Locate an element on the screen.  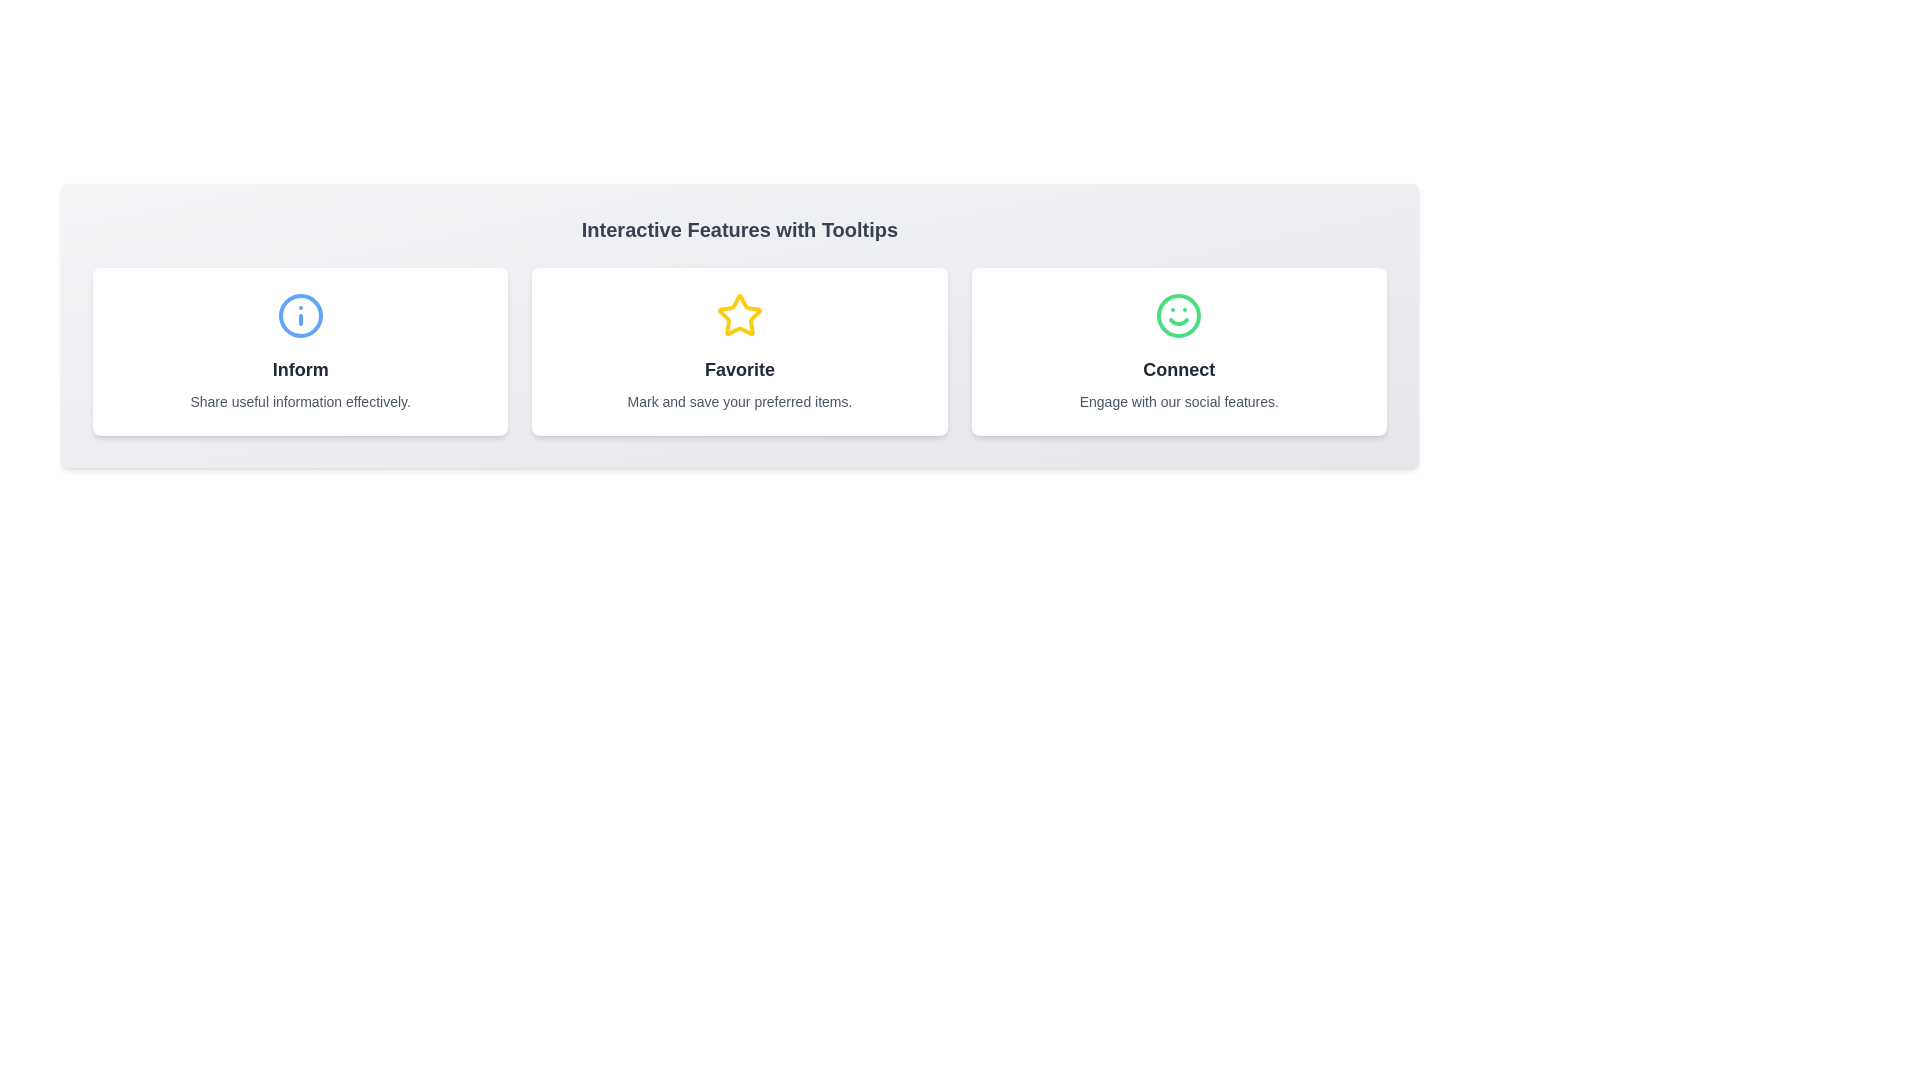
the green smiley face icon with a neutral expression, located at the top section of the 'Connect' card, which is the third card from the left is located at coordinates (1179, 315).